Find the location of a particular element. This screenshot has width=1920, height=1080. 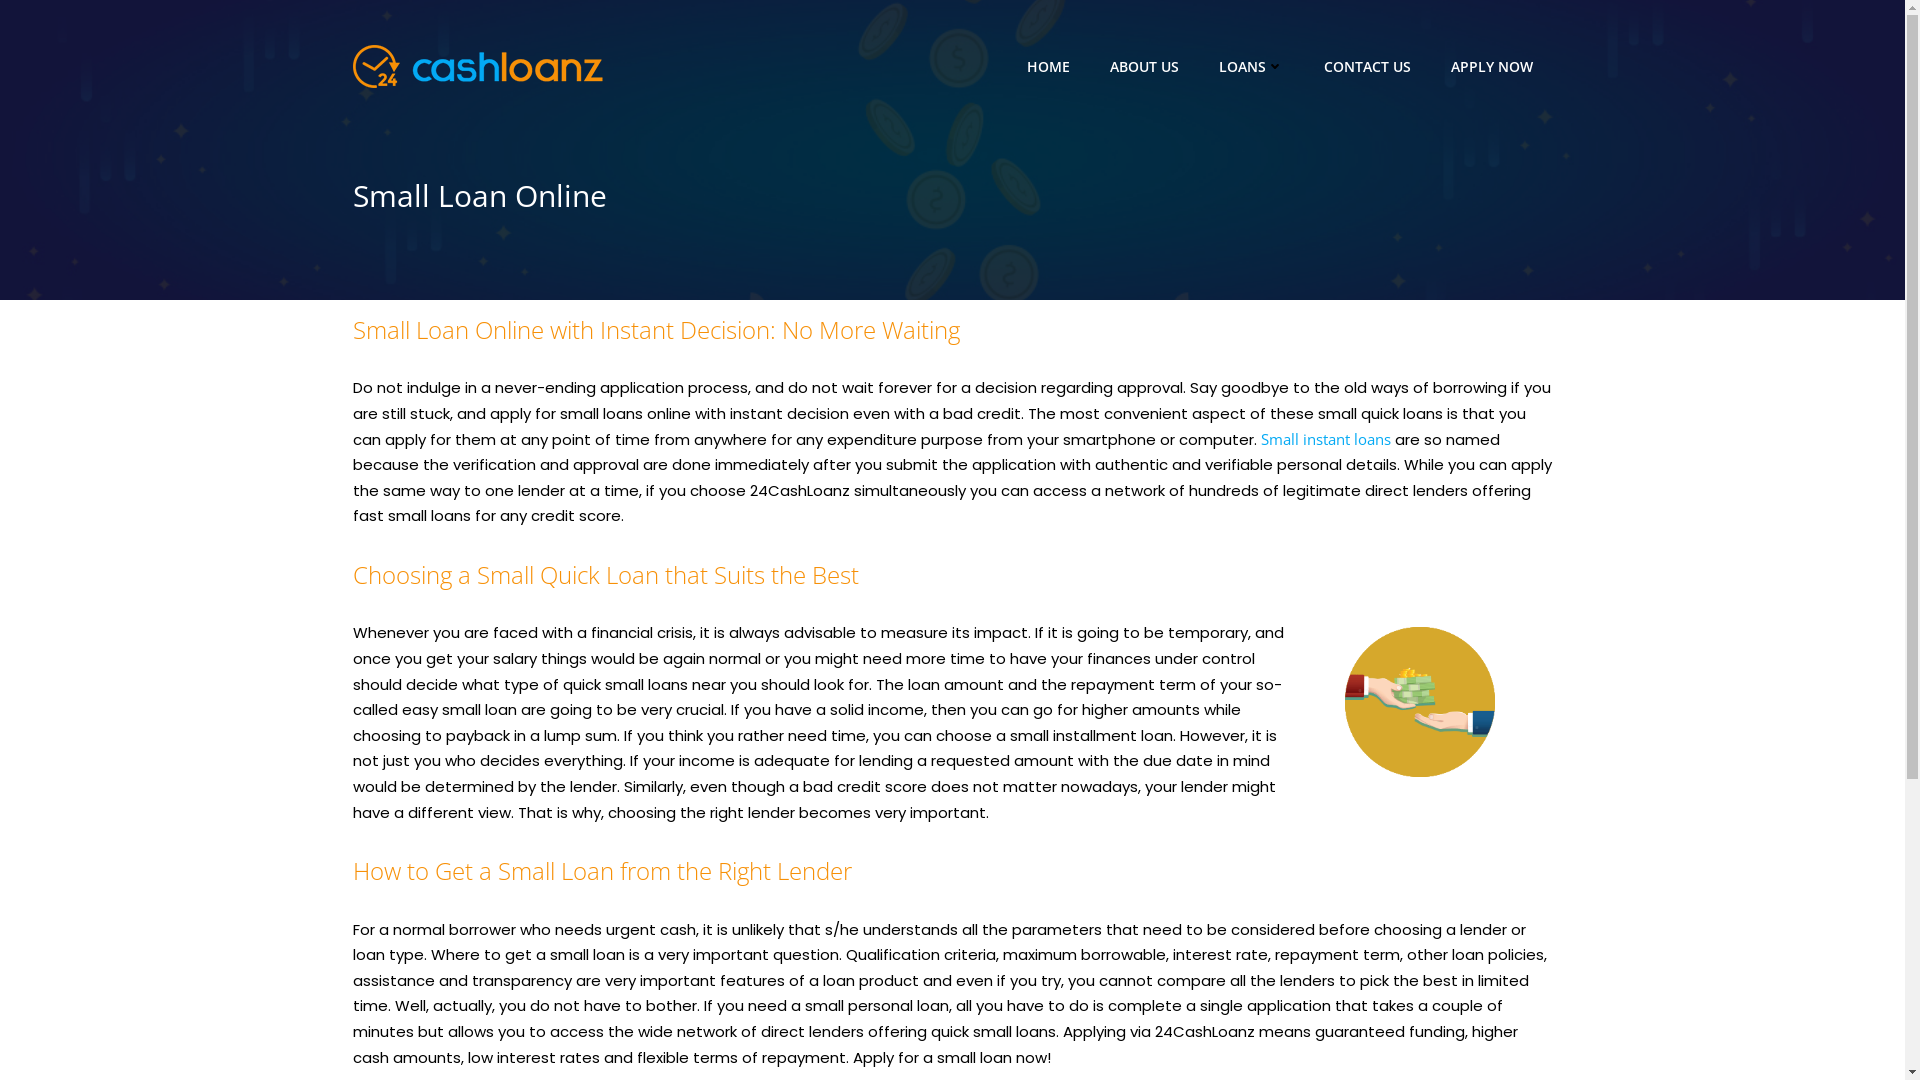

'APPLY NOW' is located at coordinates (1491, 65).